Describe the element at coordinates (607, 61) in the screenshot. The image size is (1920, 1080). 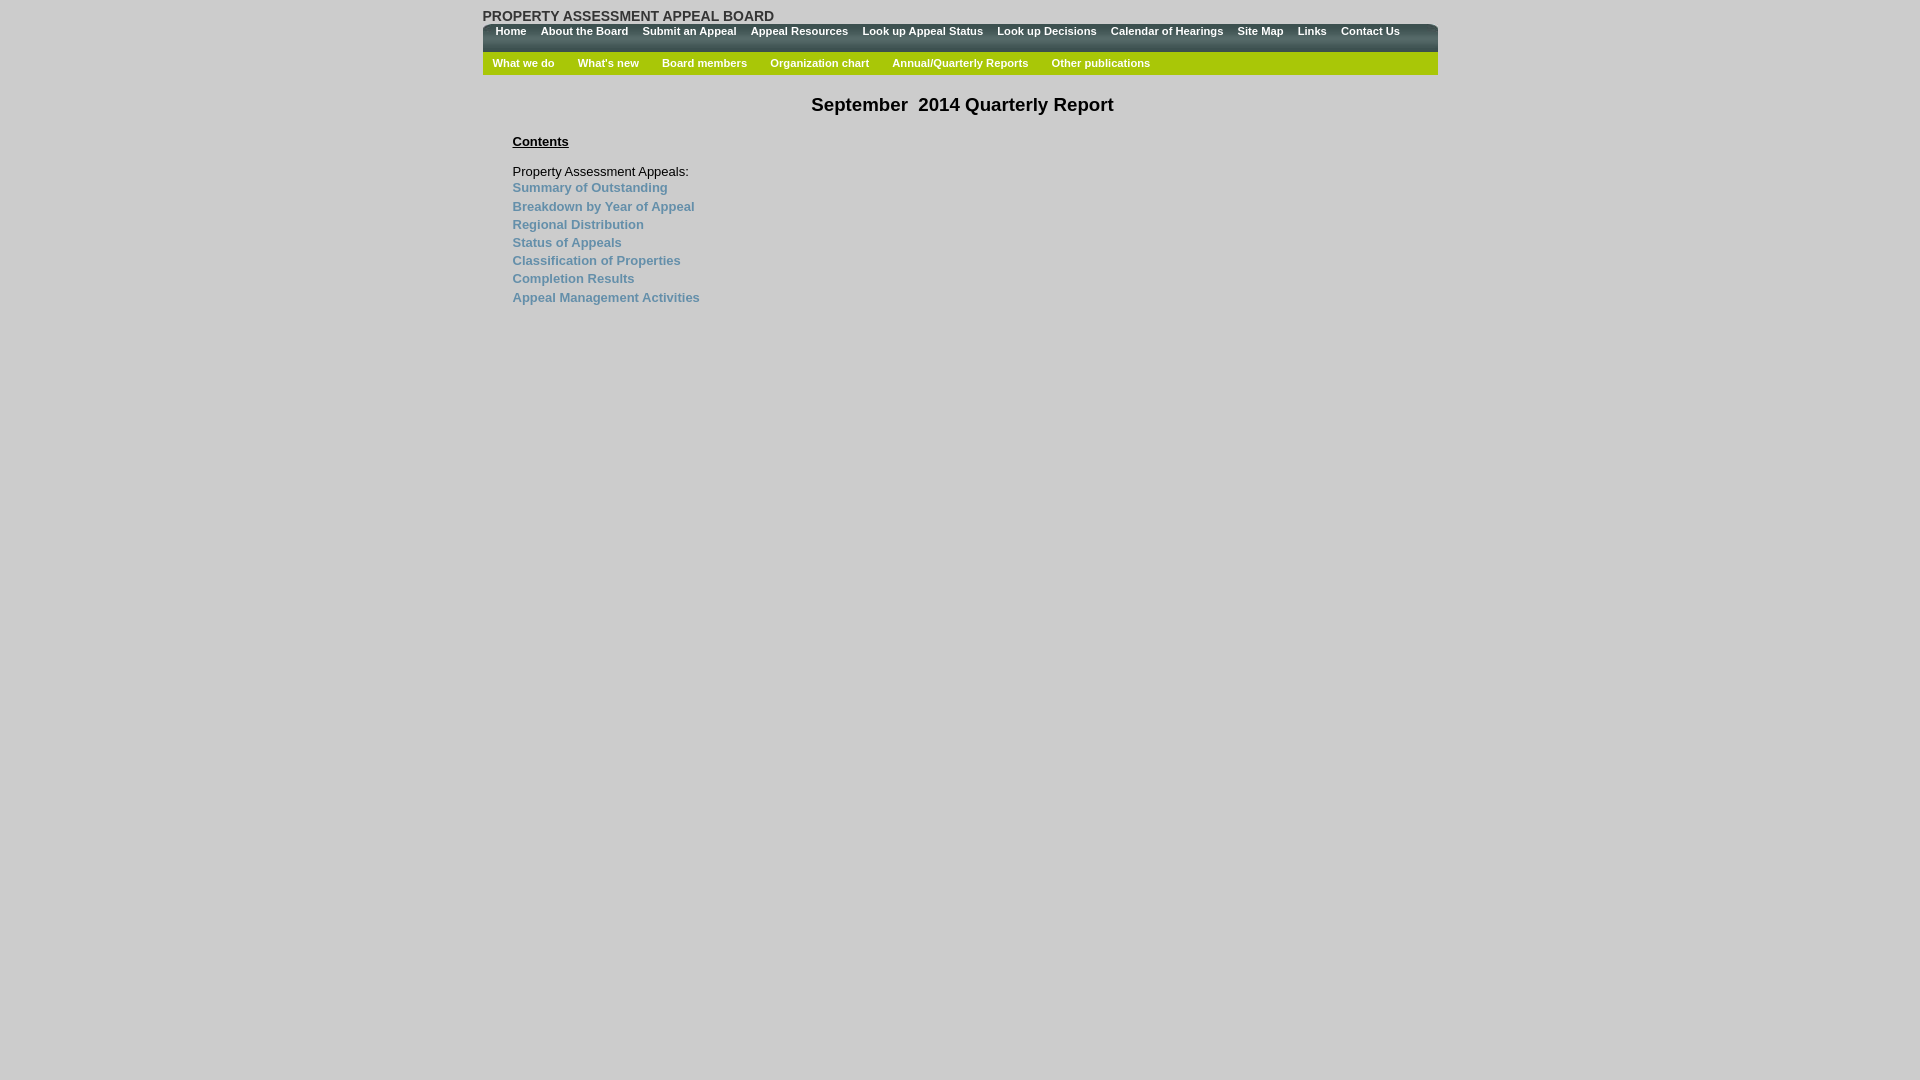
I see `'What's new'` at that location.